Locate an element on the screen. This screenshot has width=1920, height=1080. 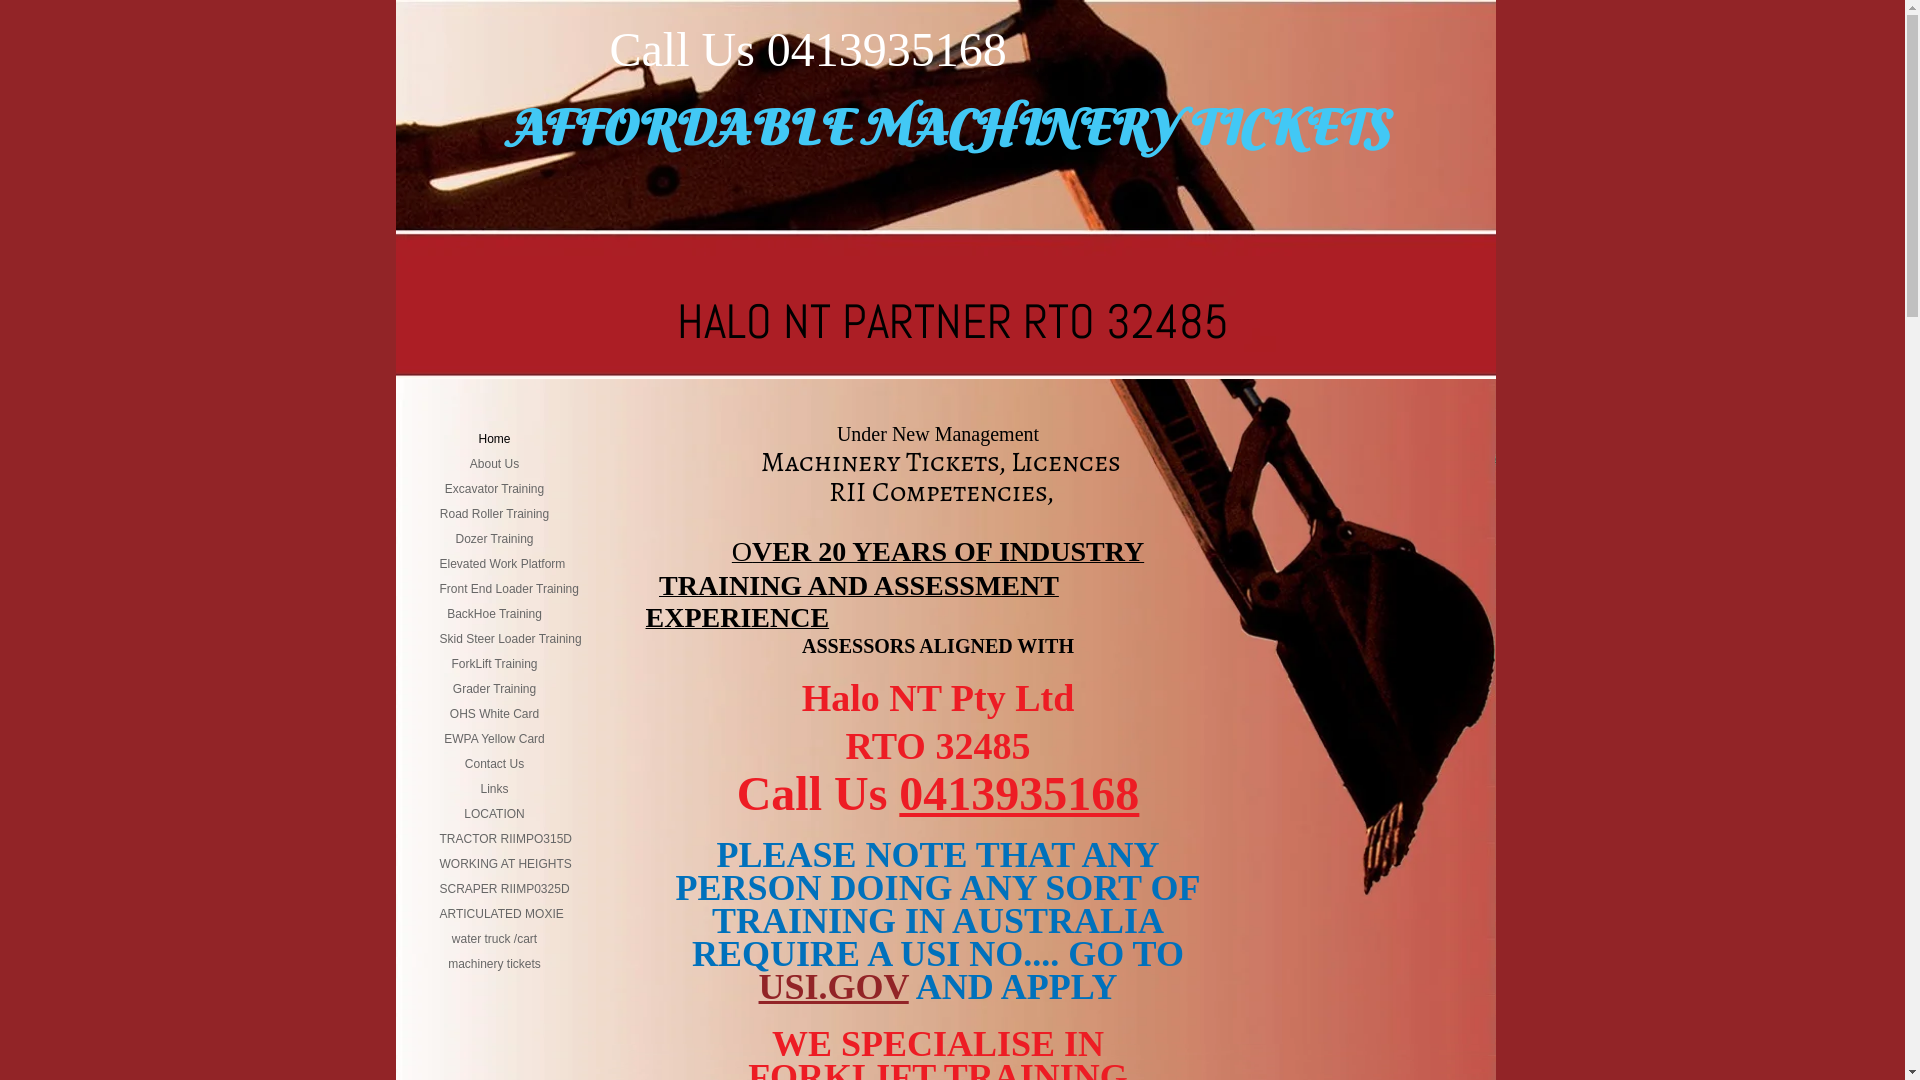
'Road Roller Training' is located at coordinates (494, 512).